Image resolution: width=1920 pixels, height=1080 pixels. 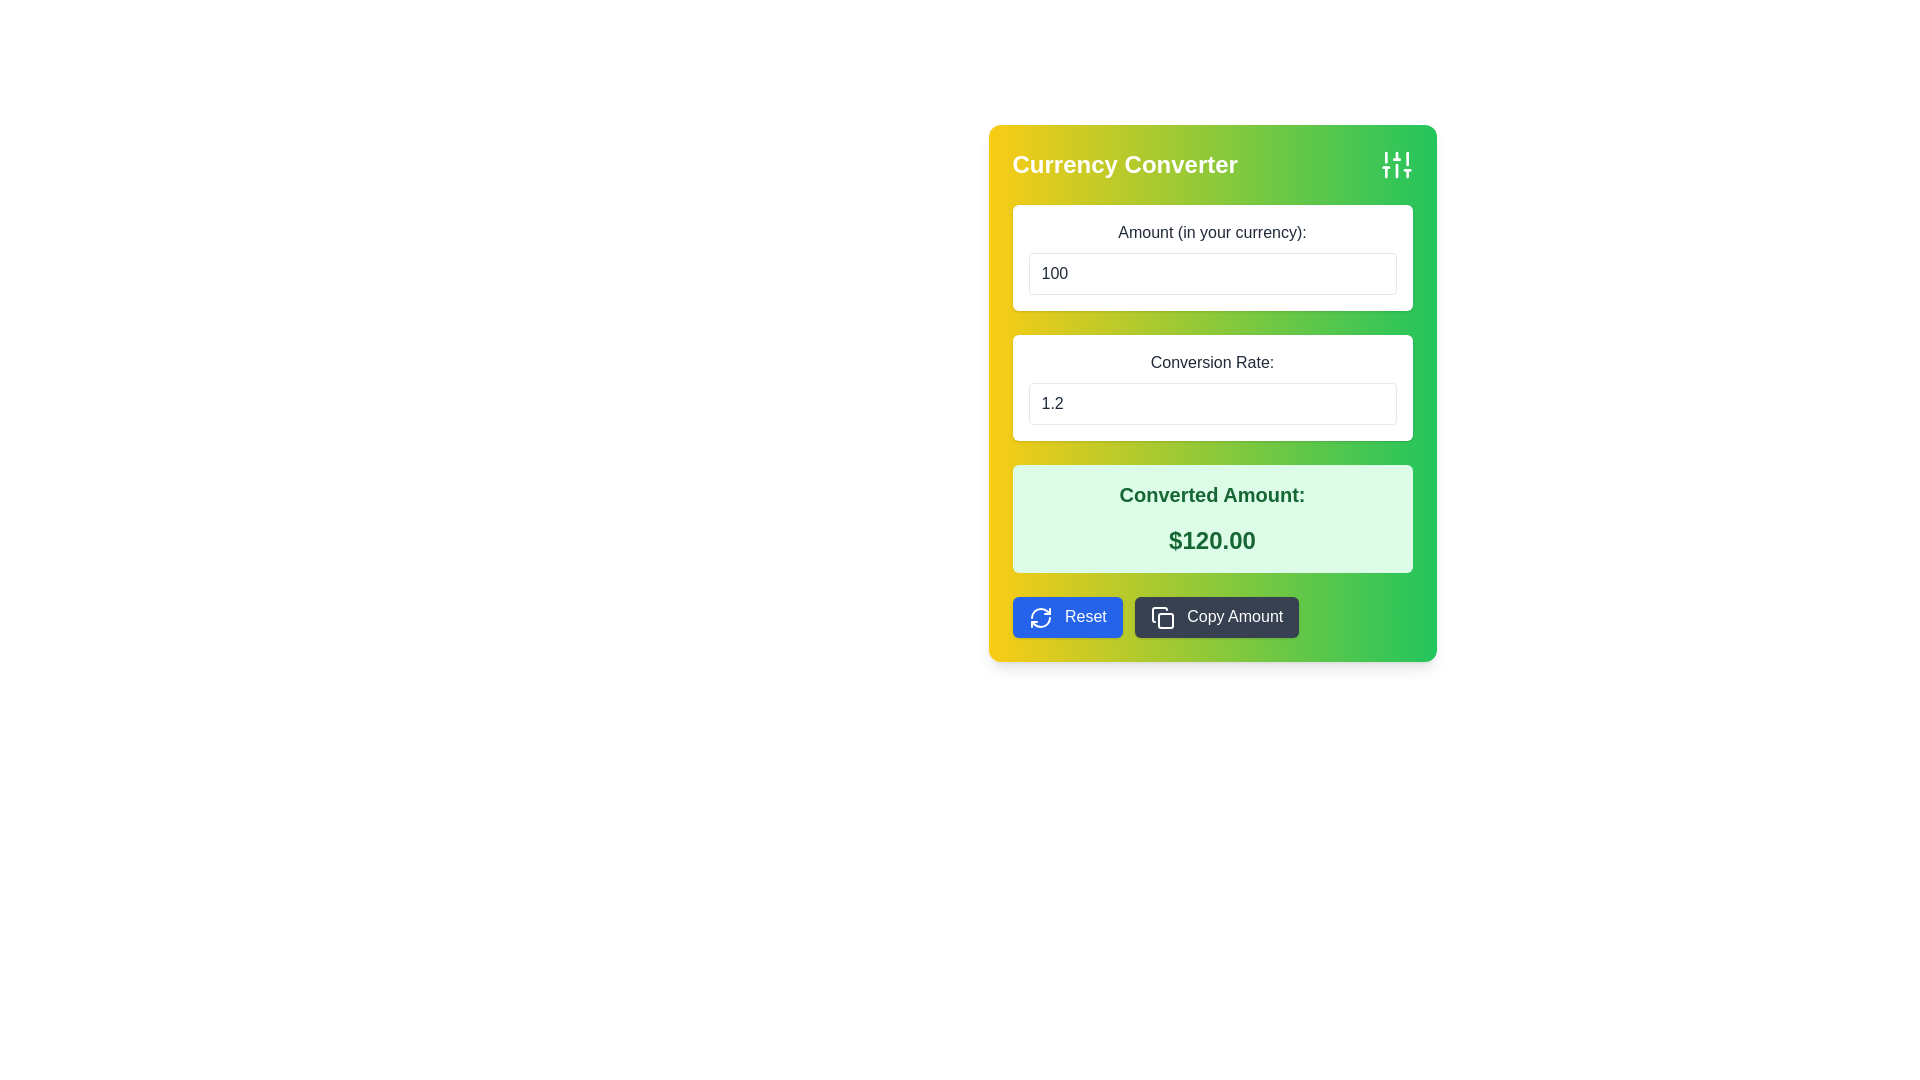 What do you see at coordinates (1211, 494) in the screenshot?
I see `the text label displaying 'Converted Amount:' which is styled in bold, dark green font on a light green background, located above the numerical text '$120.00' in the currency converter interface` at bounding box center [1211, 494].